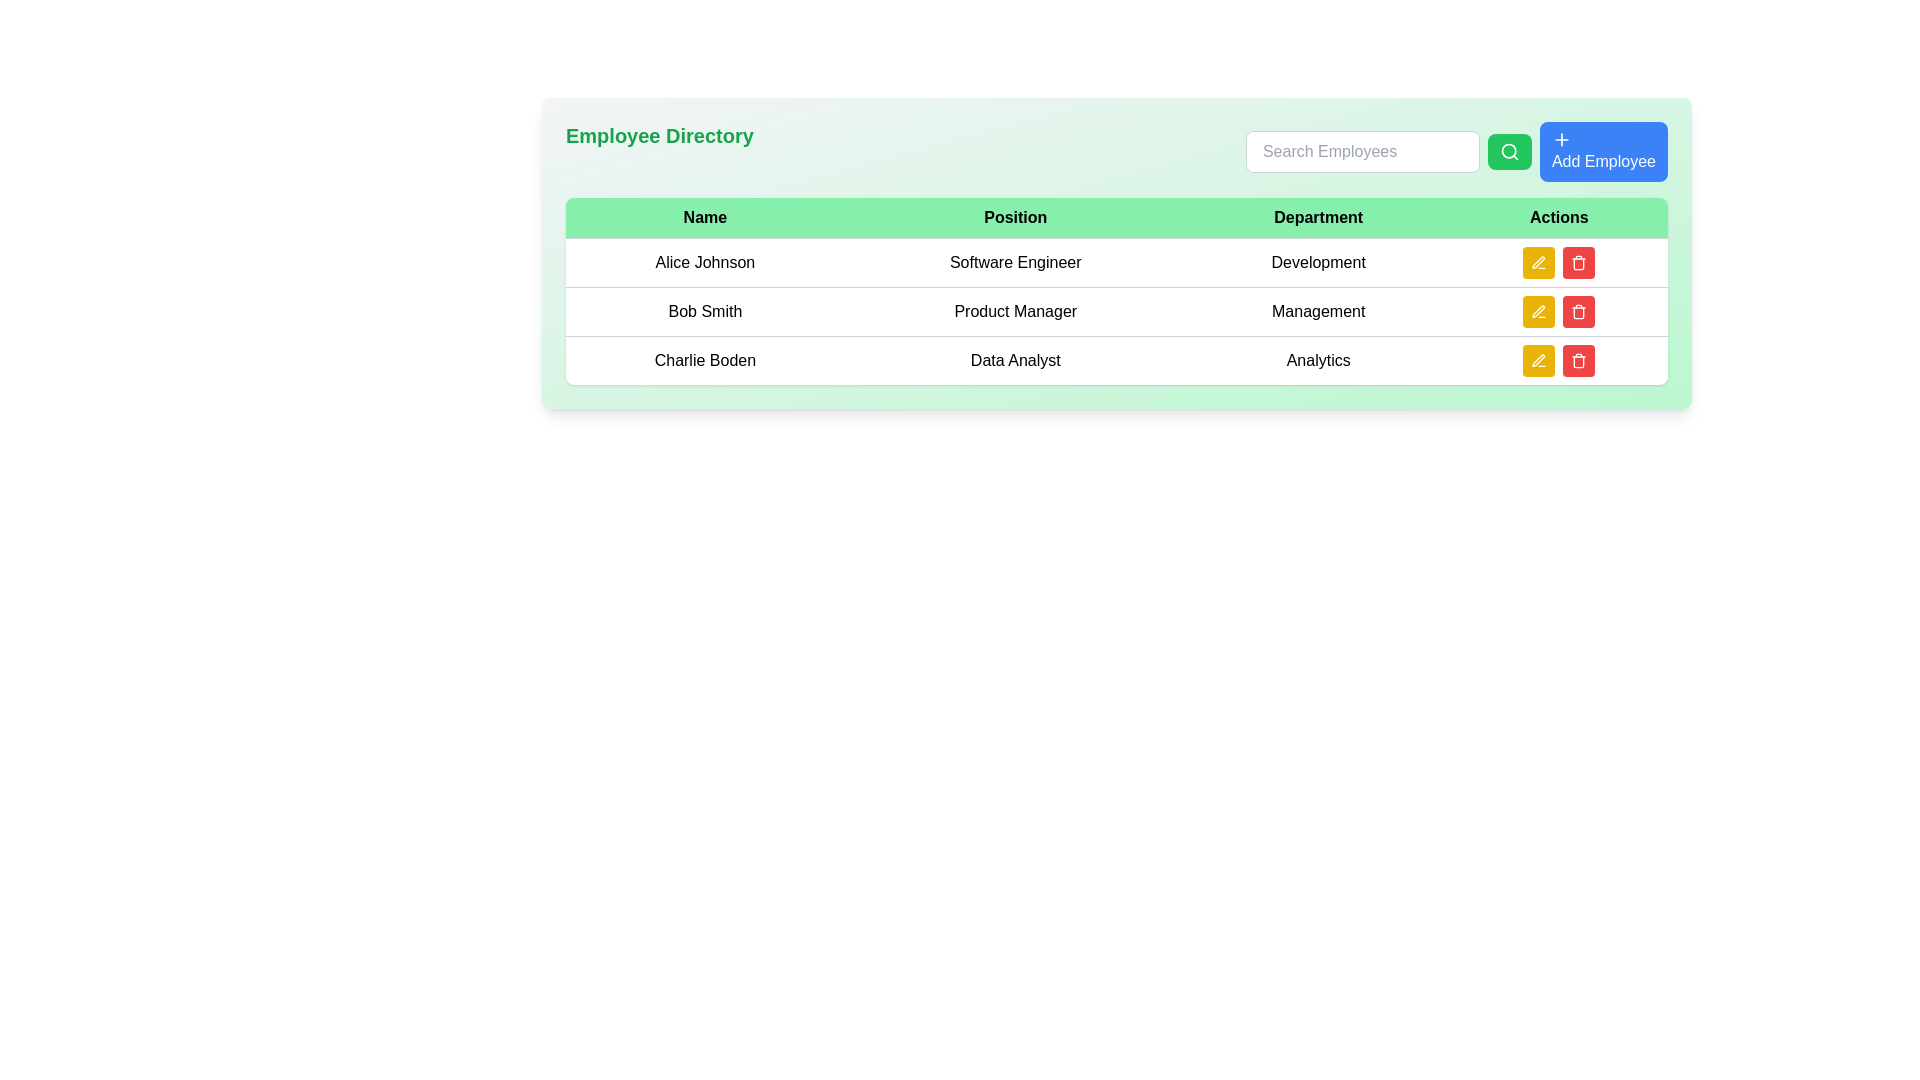  I want to click on the interactive buttons in the actions column of the second row for employee 'Bob Smith' in the 'Employee Directory' interface, so click(1558, 312).